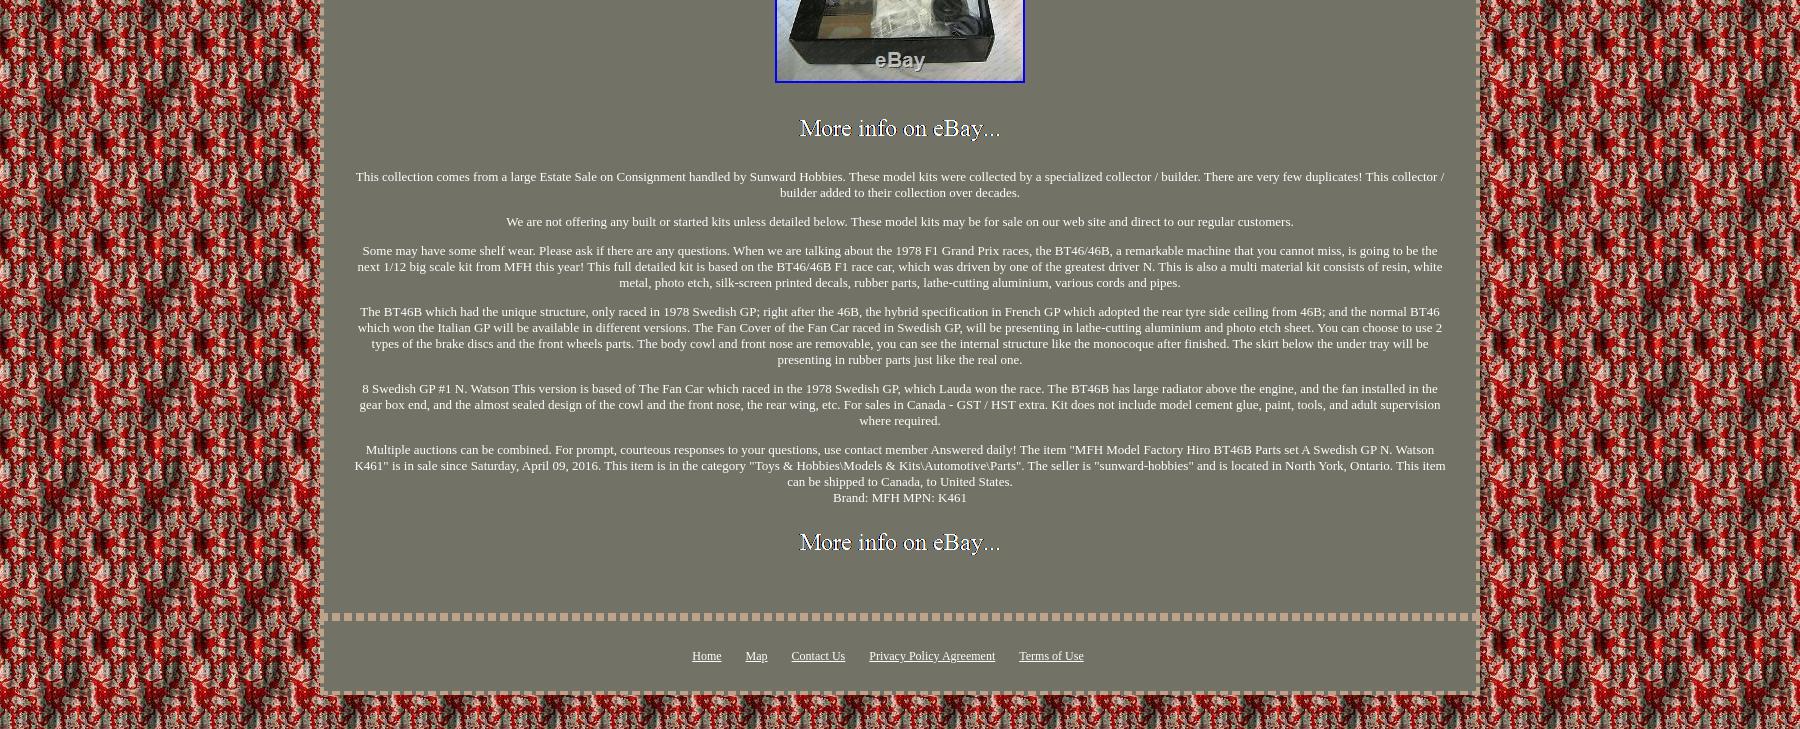 The image size is (1800, 729). I want to click on 'Privacy Policy Agreement', so click(931, 655).